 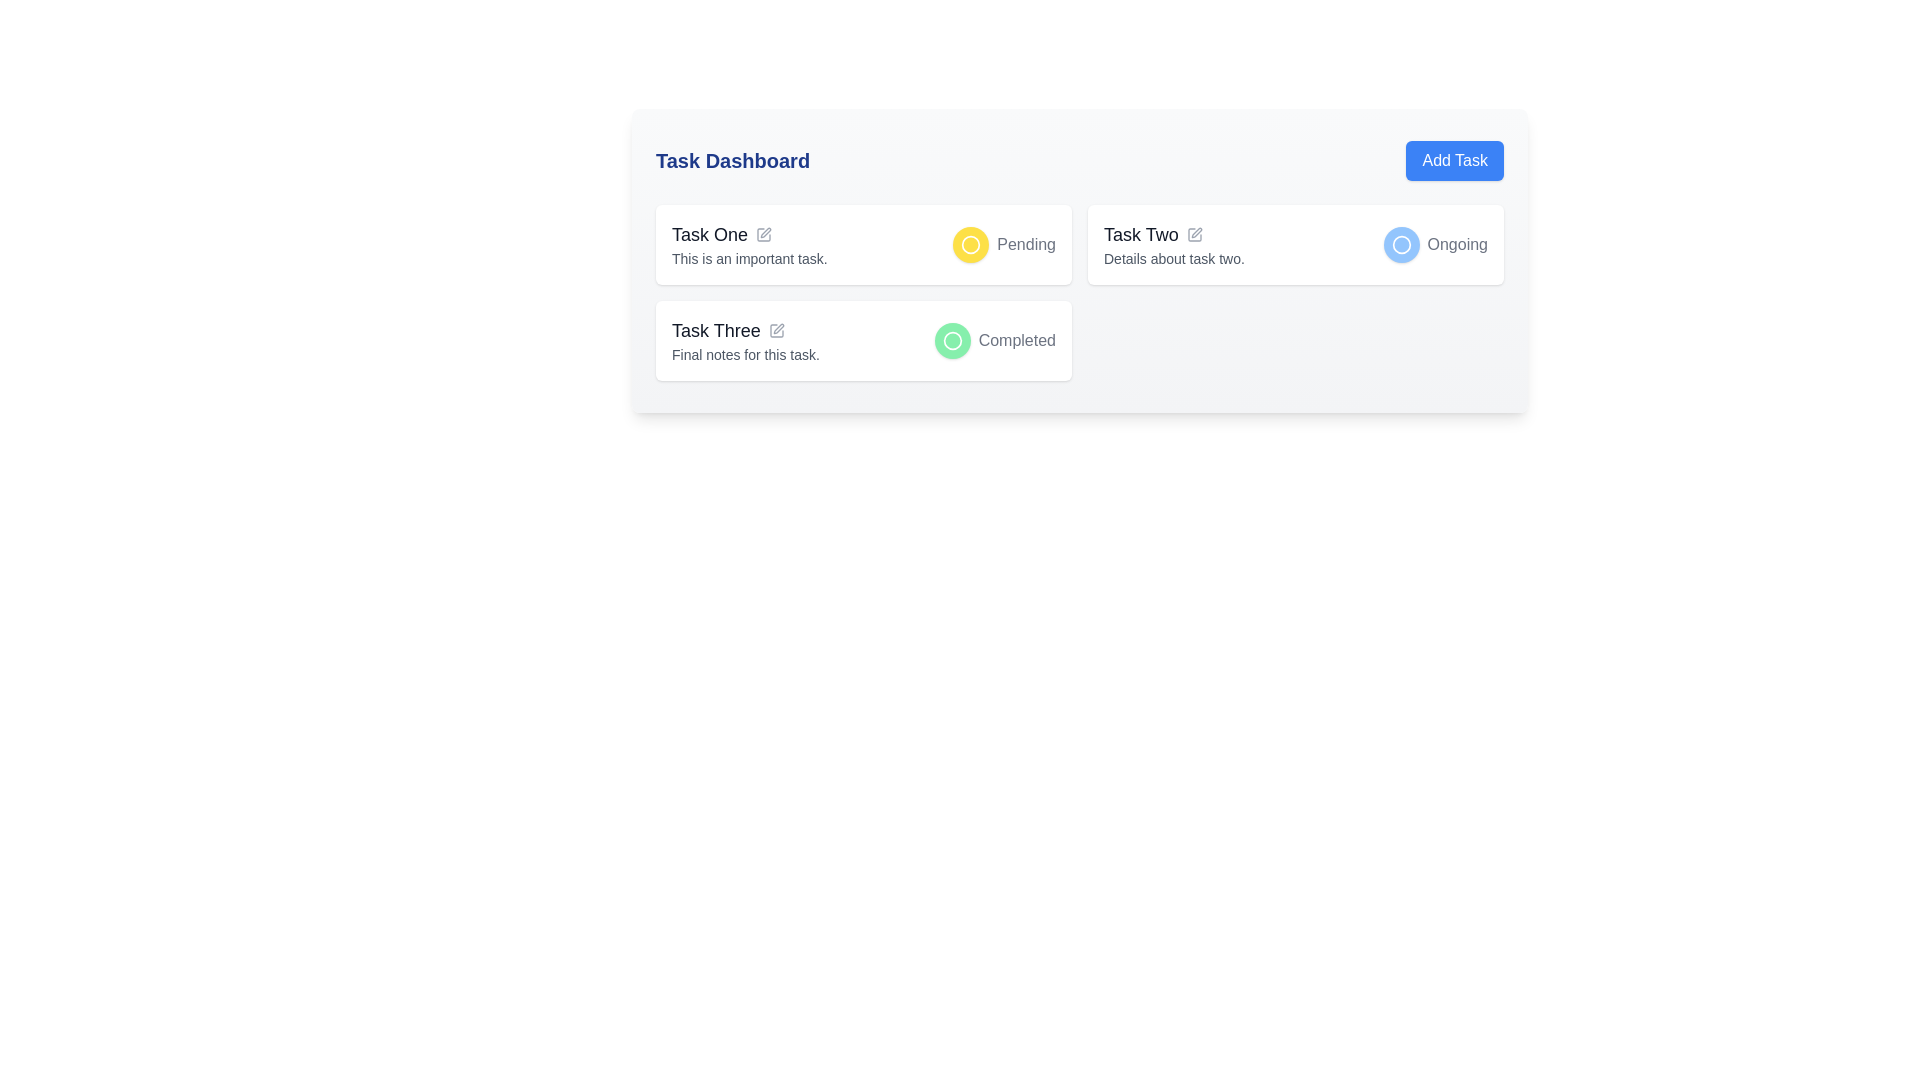 What do you see at coordinates (744, 353) in the screenshot?
I see `the descriptive text element located at the bottom of the 'Task Three' card, which provides additional information and is adjacent to the task status indicator labeled 'Completed'` at bounding box center [744, 353].